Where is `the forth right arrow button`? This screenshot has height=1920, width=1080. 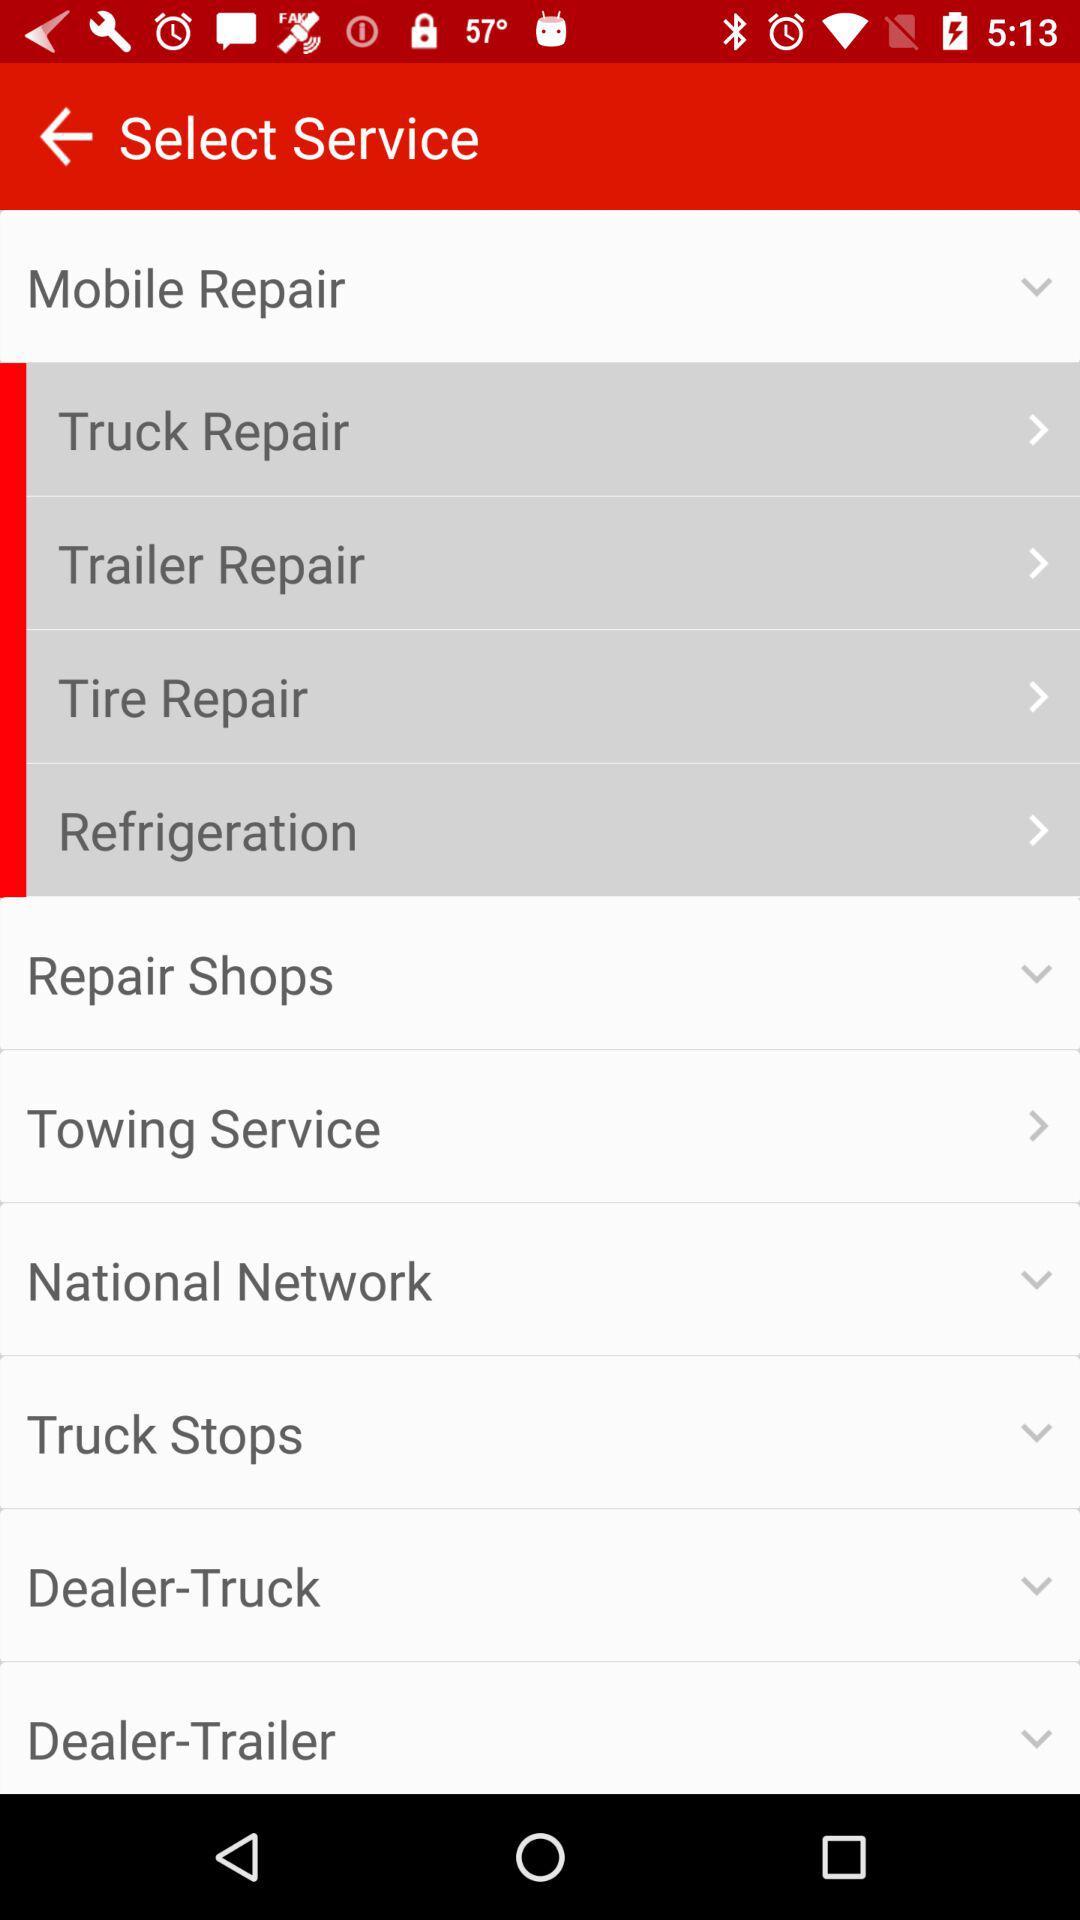
the forth right arrow button is located at coordinates (1036, 830).